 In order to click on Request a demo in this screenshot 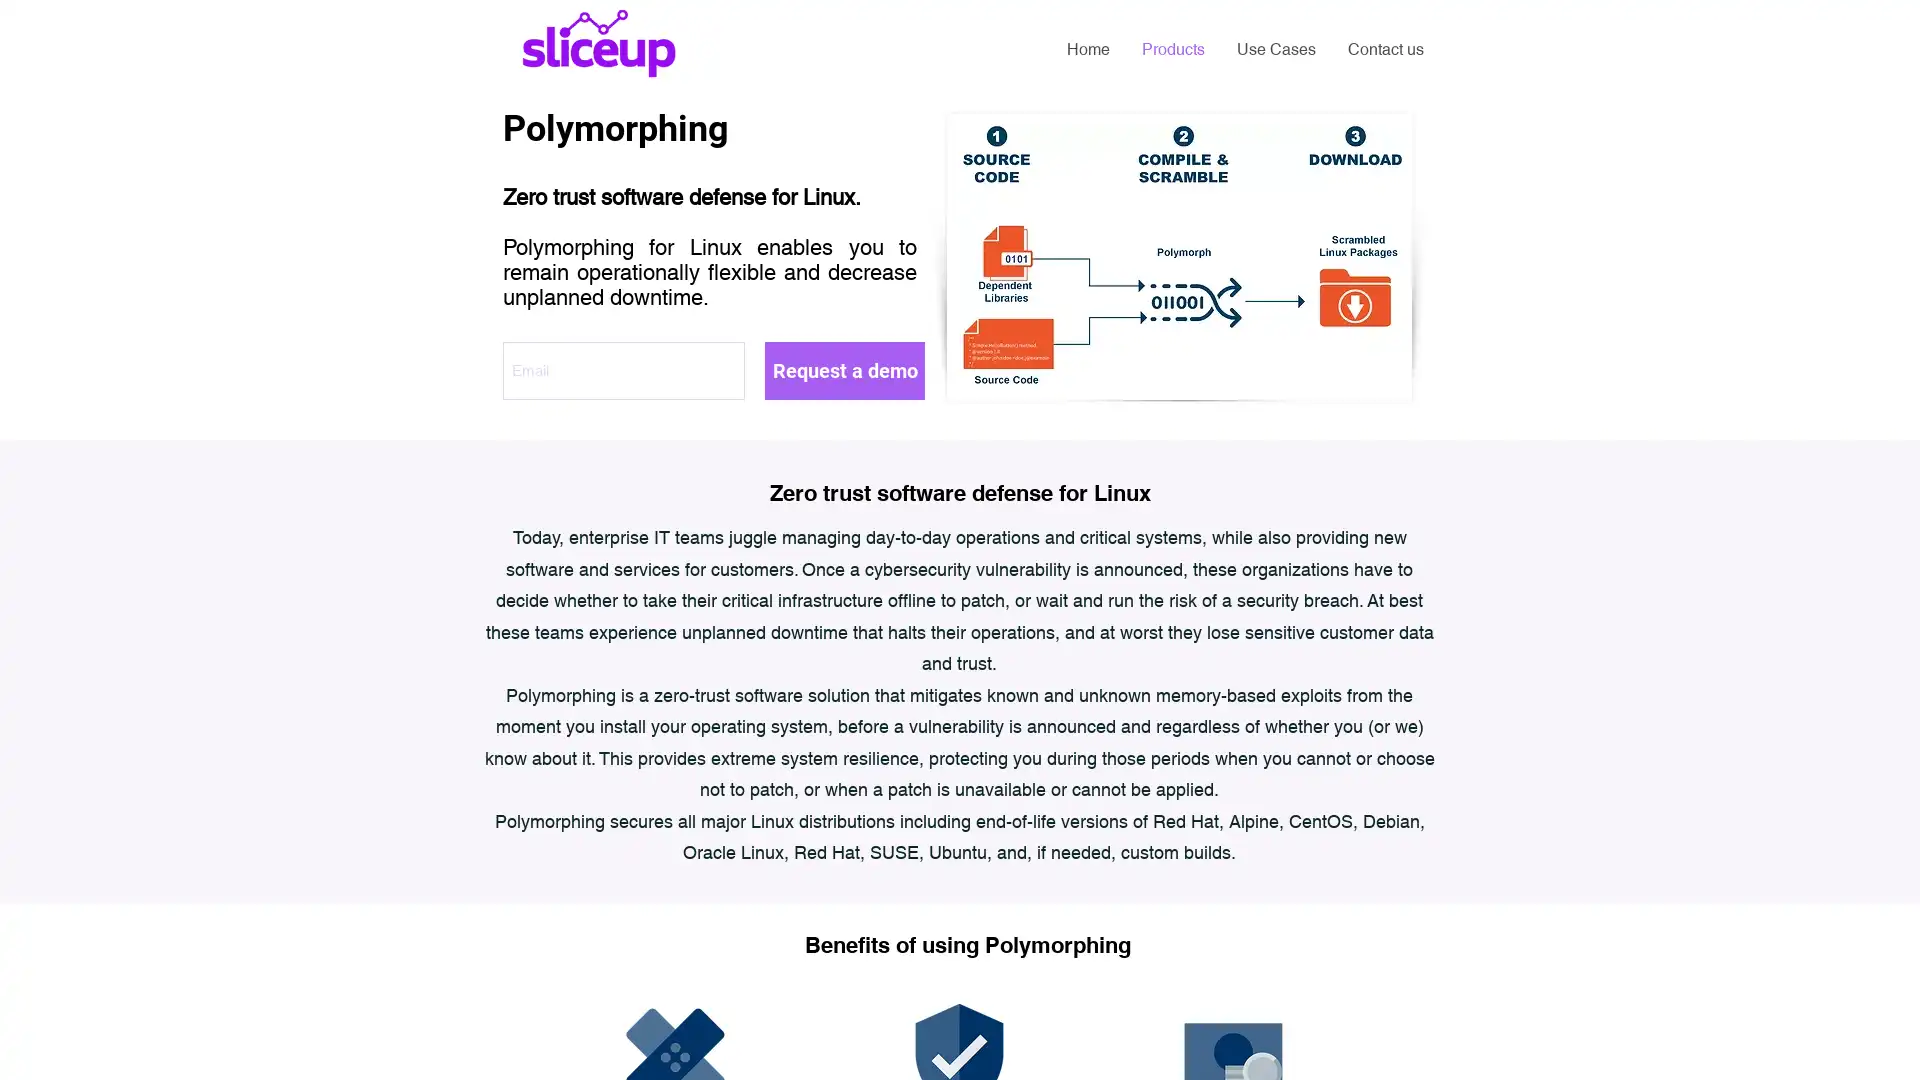, I will do `click(844, 370)`.